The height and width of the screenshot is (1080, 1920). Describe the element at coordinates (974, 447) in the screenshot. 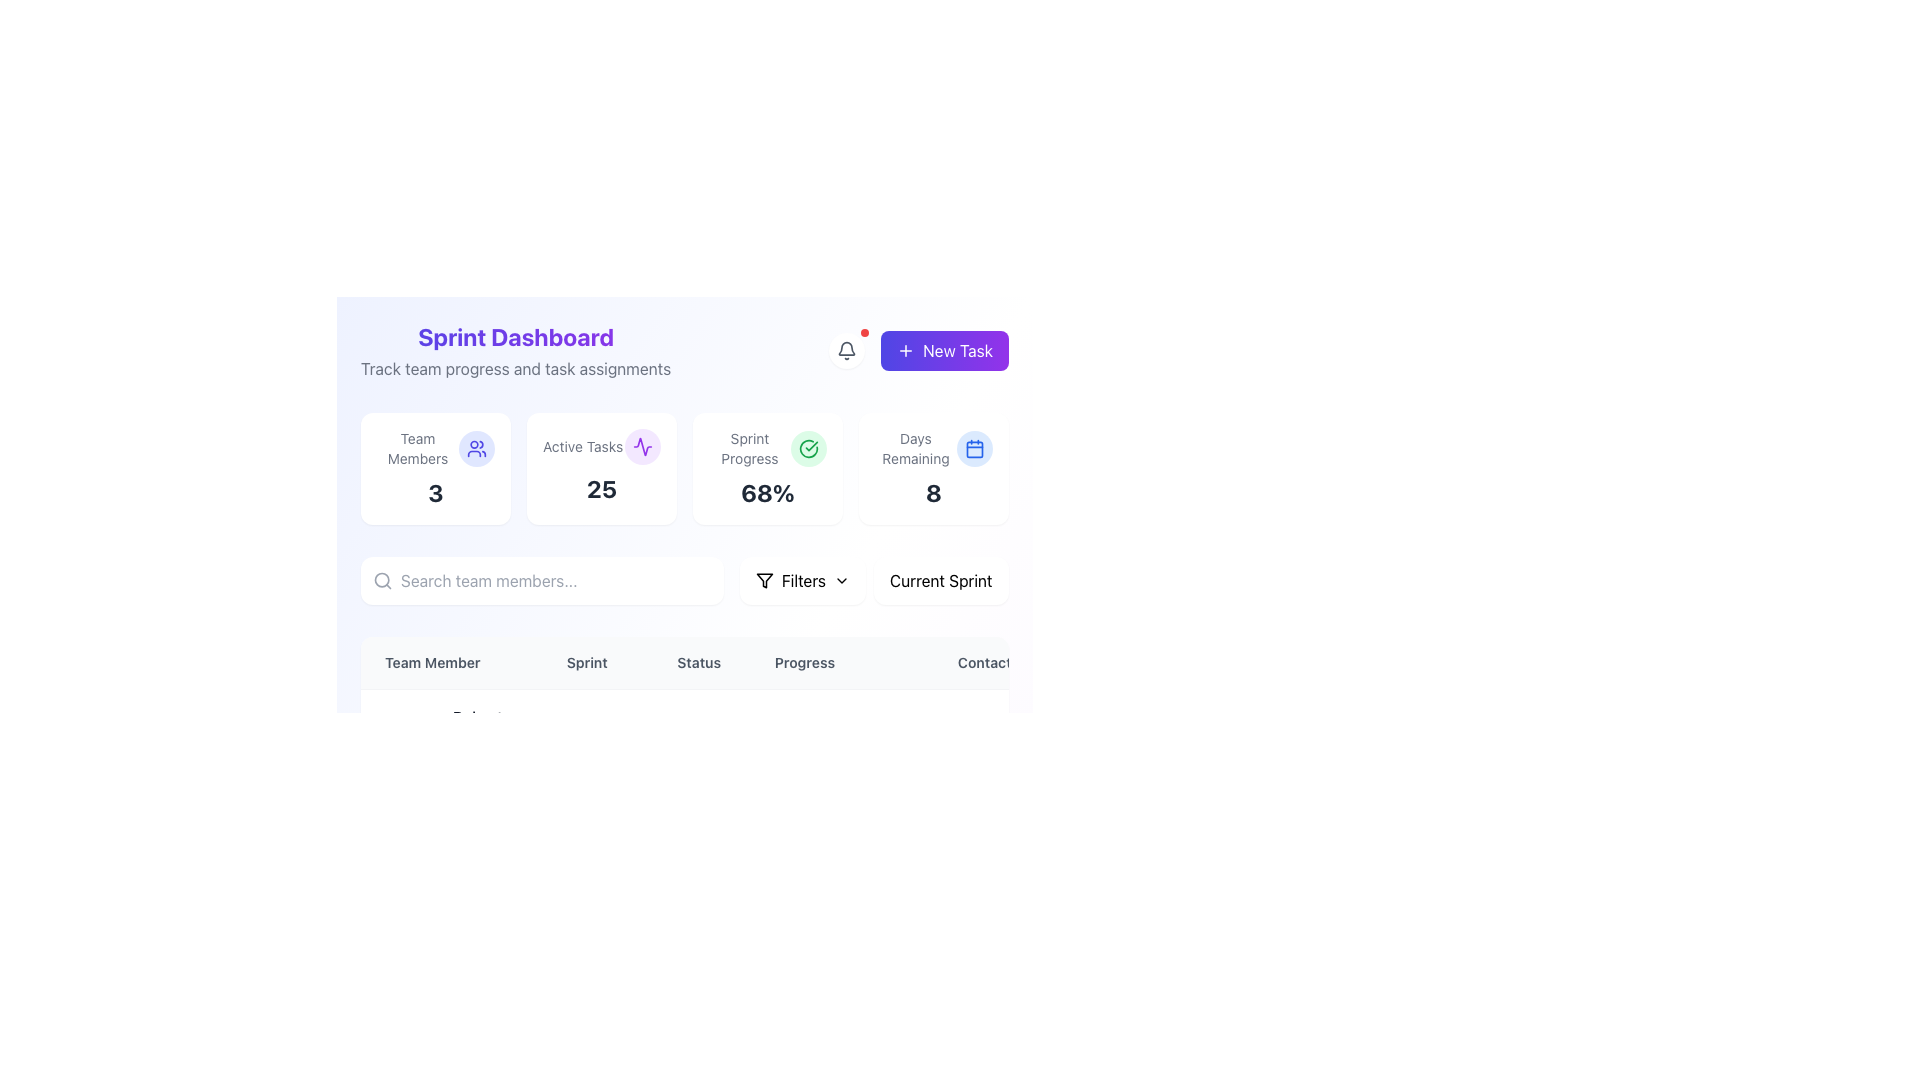

I see `the calendar icon by clicking on the rectangular SVG element with rounded corners, which is styled with a light blue background and is located within the calendar icon to the right of the dashboard header section` at that location.